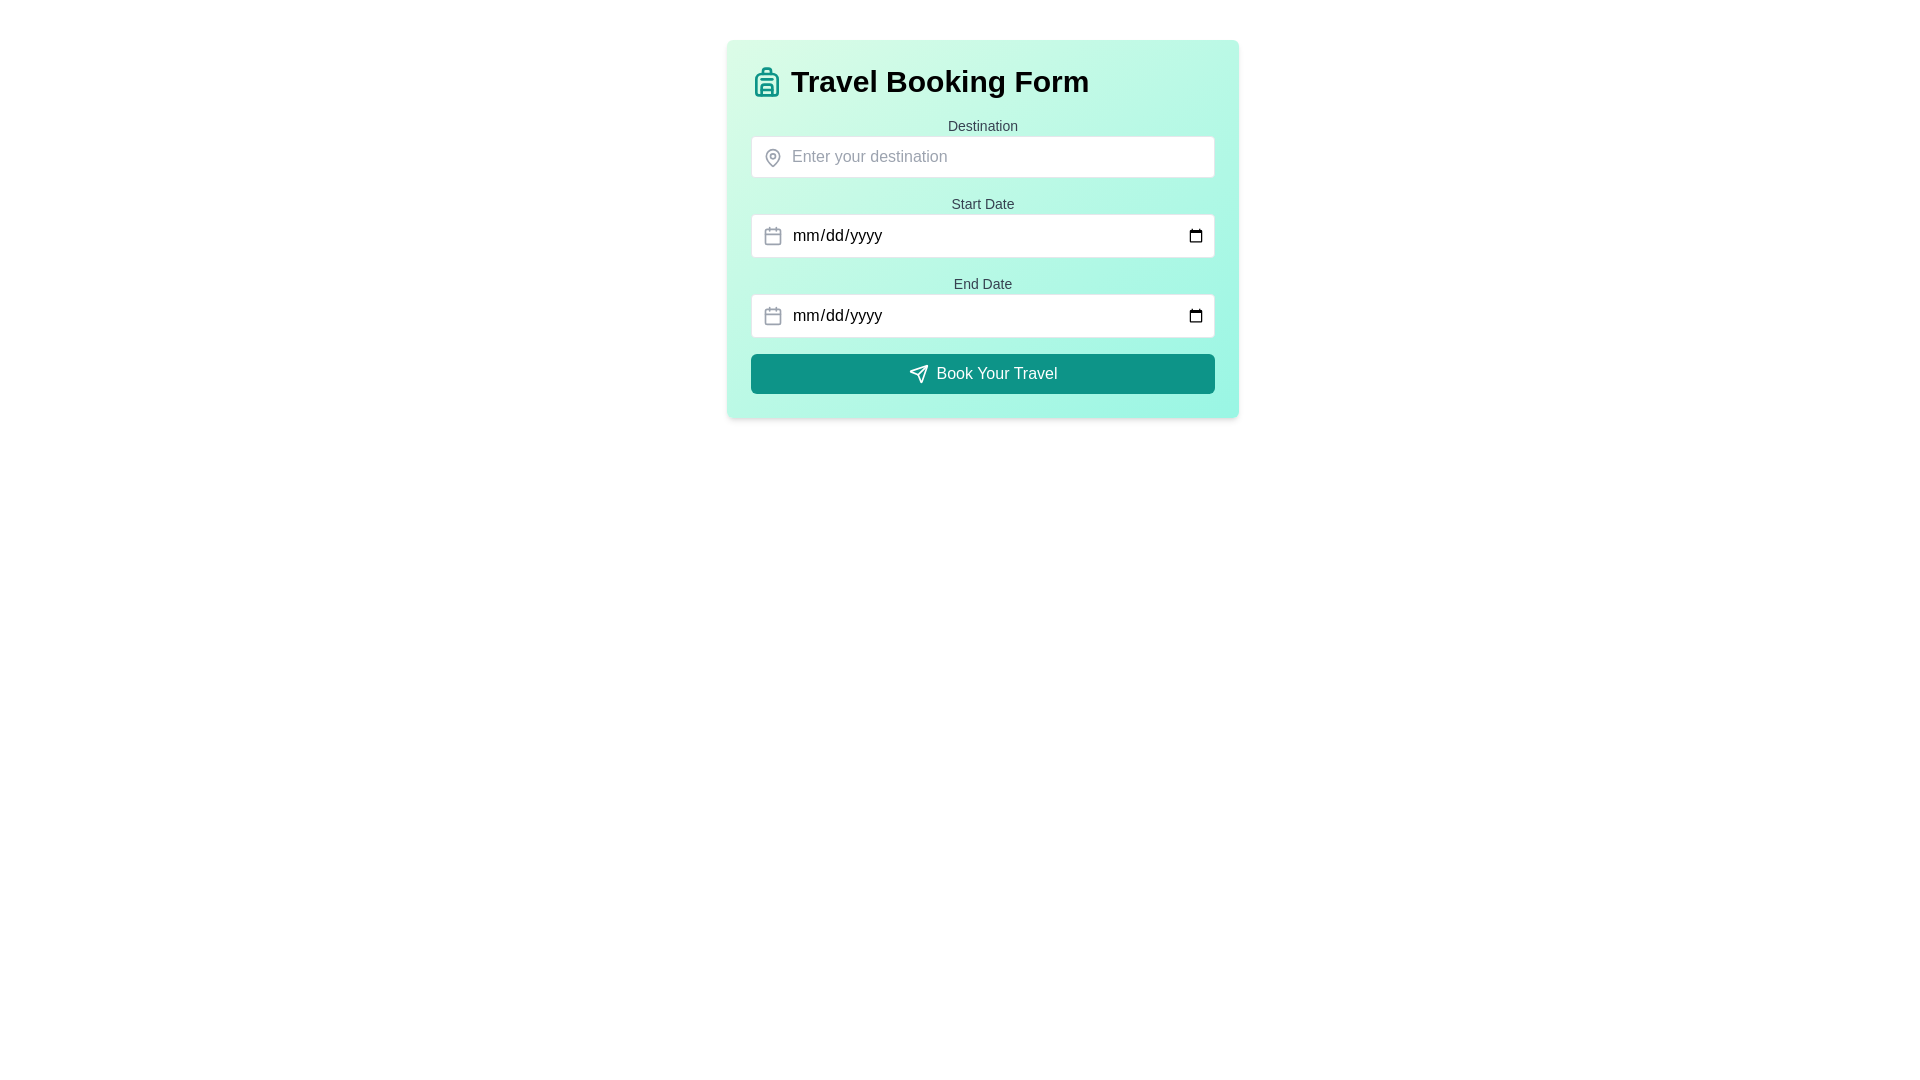 The width and height of the screenshot is (1920, 1080). What do you see at coordinates (771, 234) in the screenshot?
I see `the calendar icon located to the left of the 'Start Date' input field to open the associated date picker` at bounding box center [771, 234].